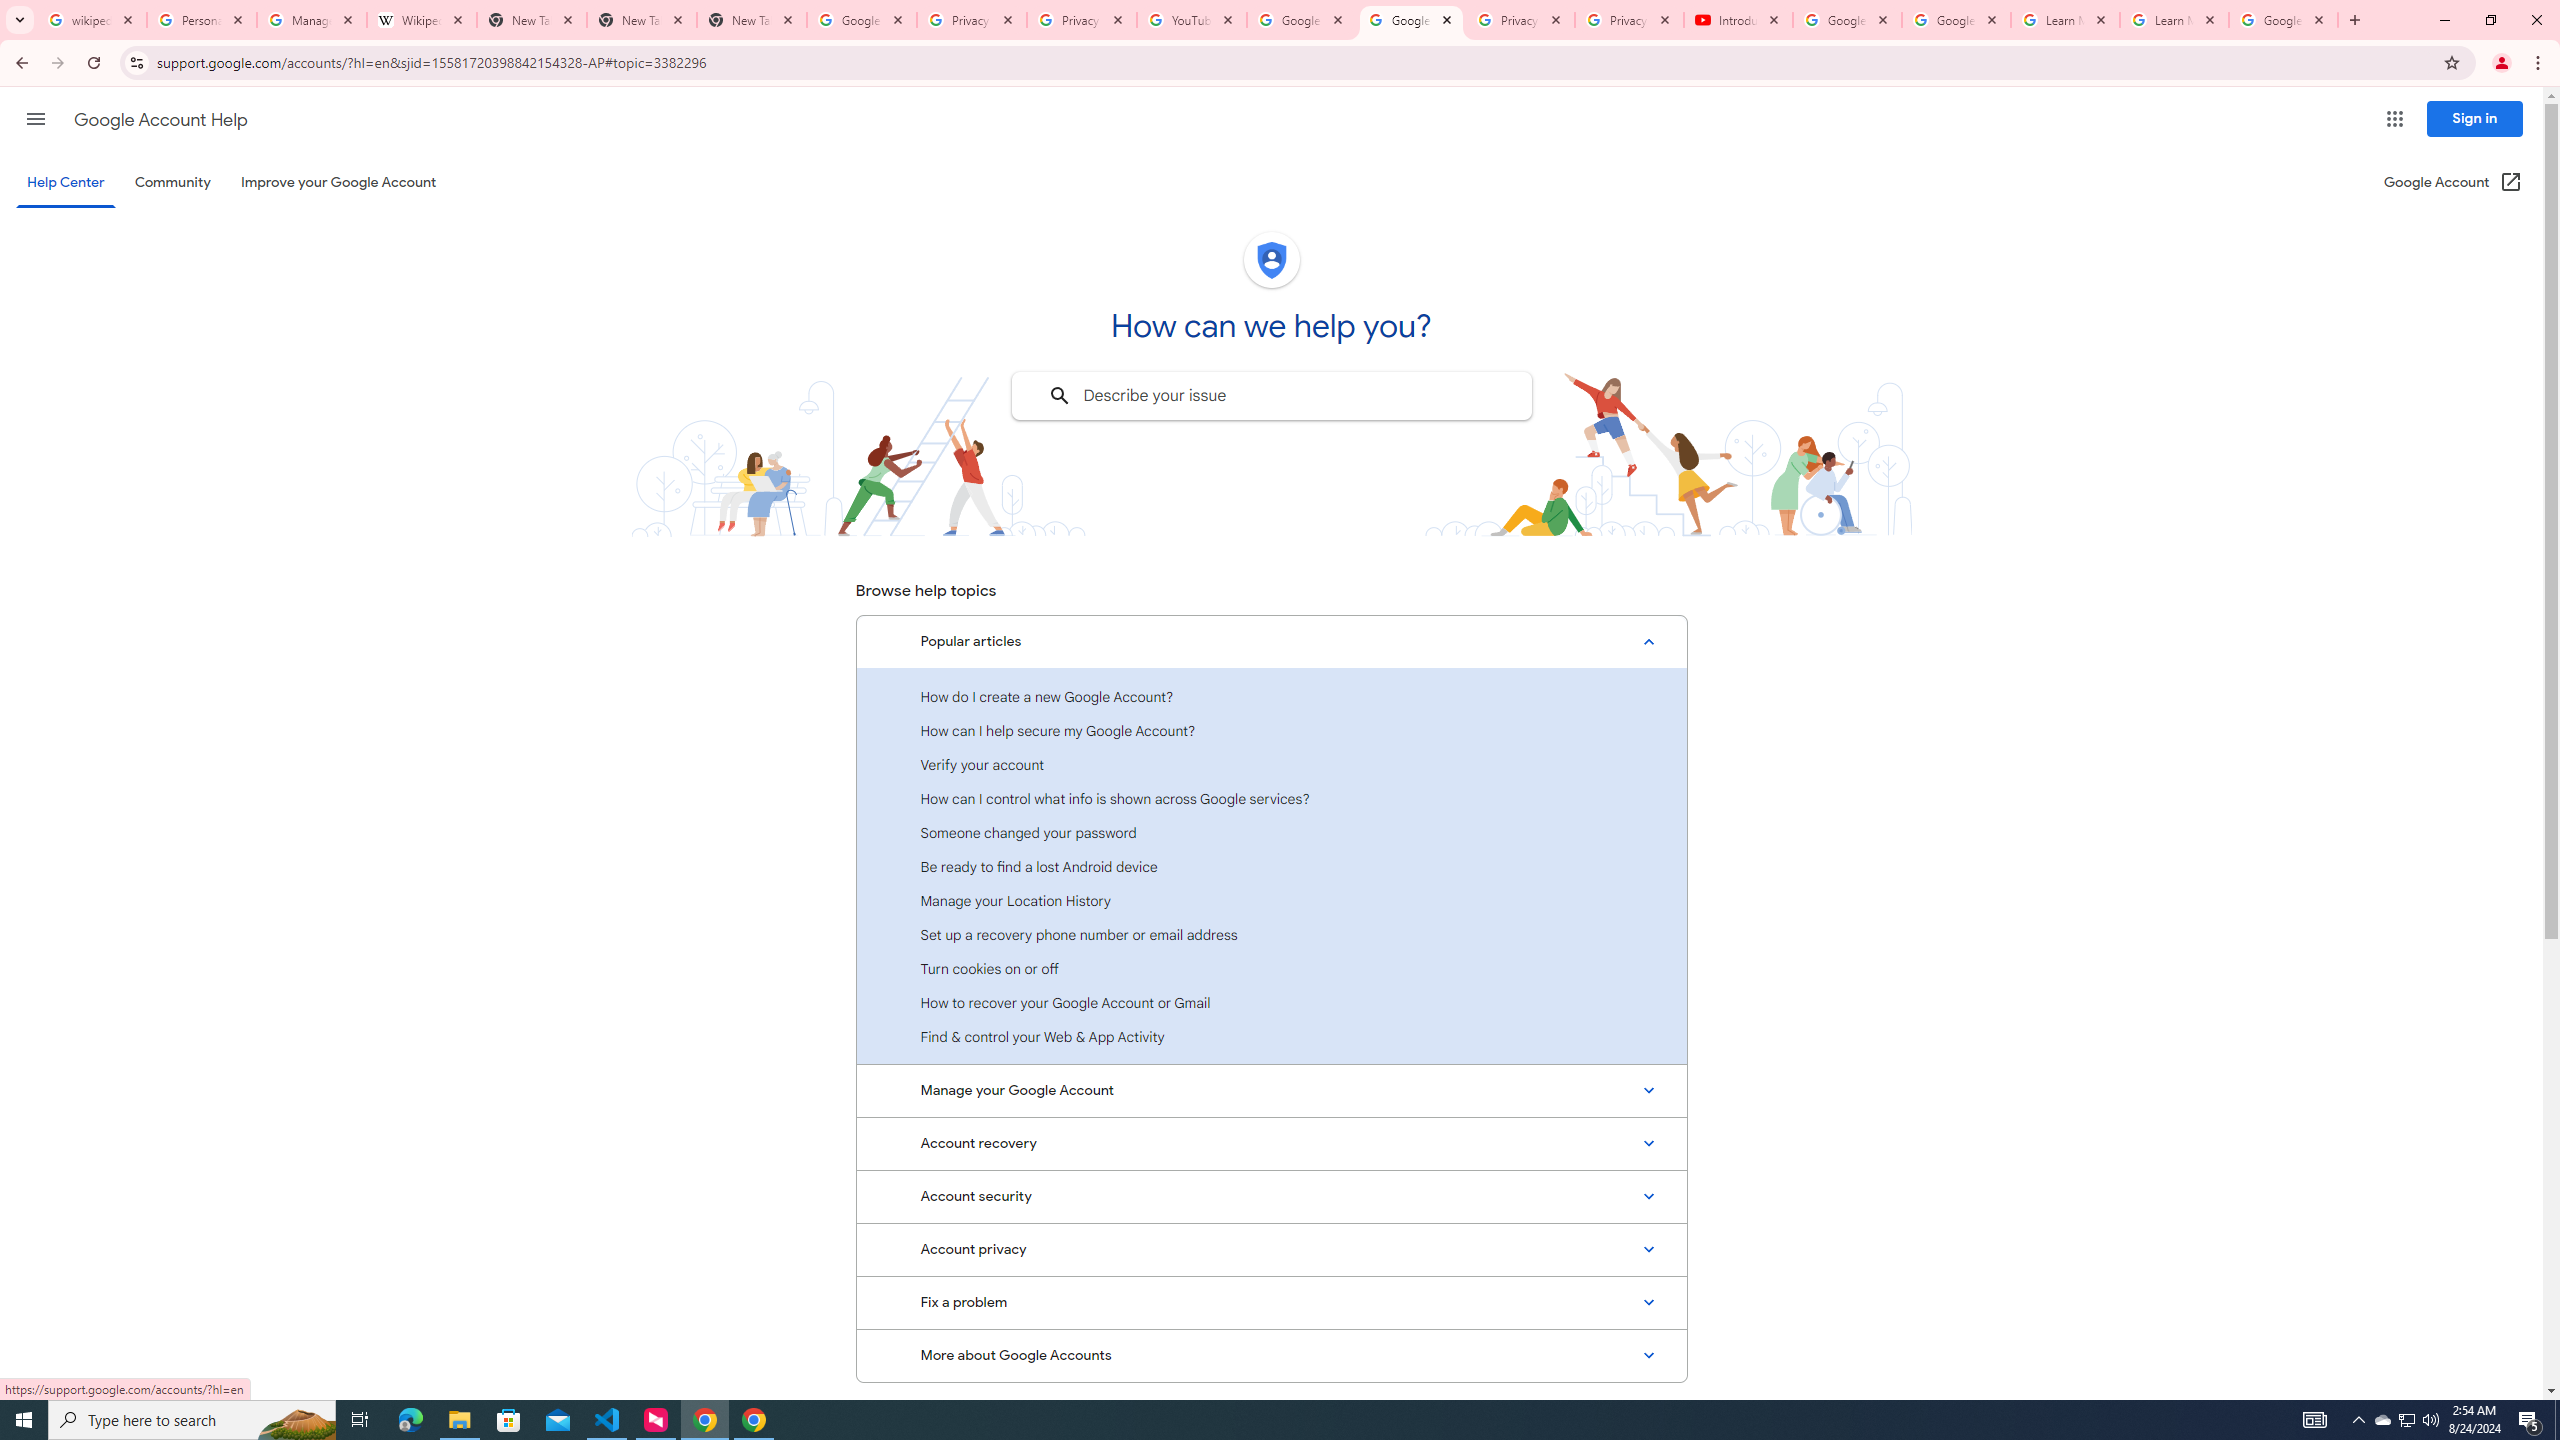 This screenshot has height=1440, width=2560. I want to click on 'New Tab', so click(751, 19).